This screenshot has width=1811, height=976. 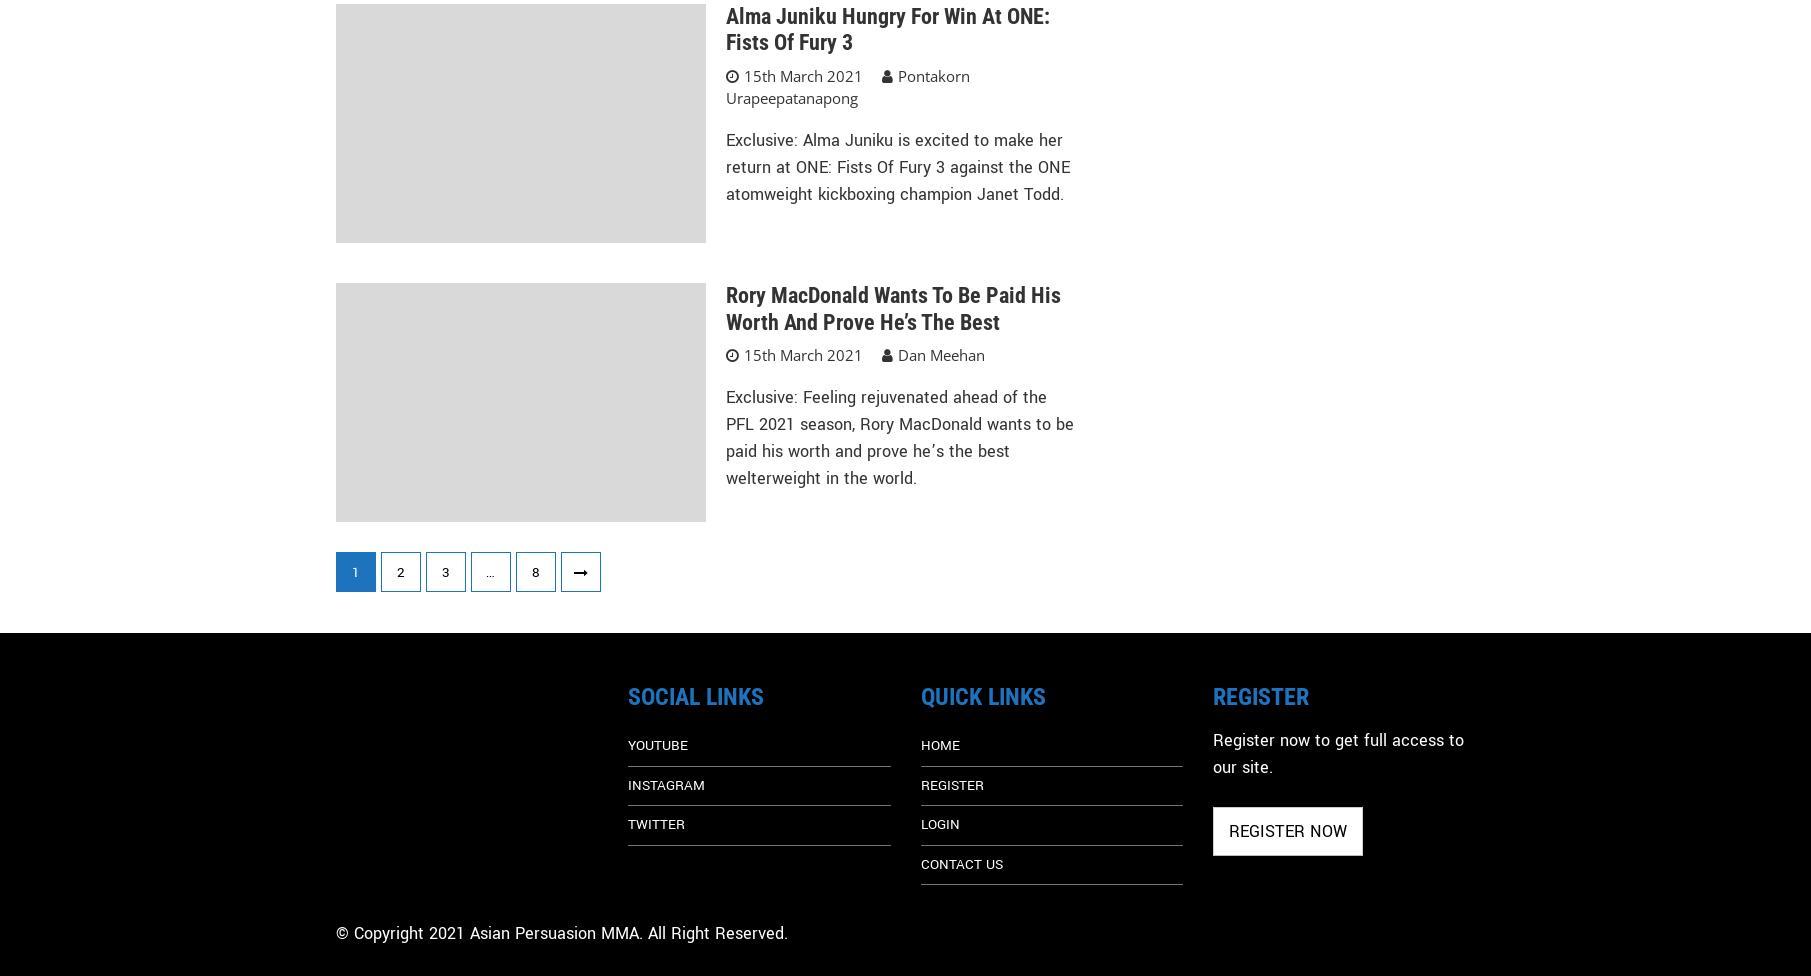 What do you see at coordinates (847, 86) in the screenshot?
I see `'Pontakorn Urapeepatanapong'` at bounding box center [847, 86].